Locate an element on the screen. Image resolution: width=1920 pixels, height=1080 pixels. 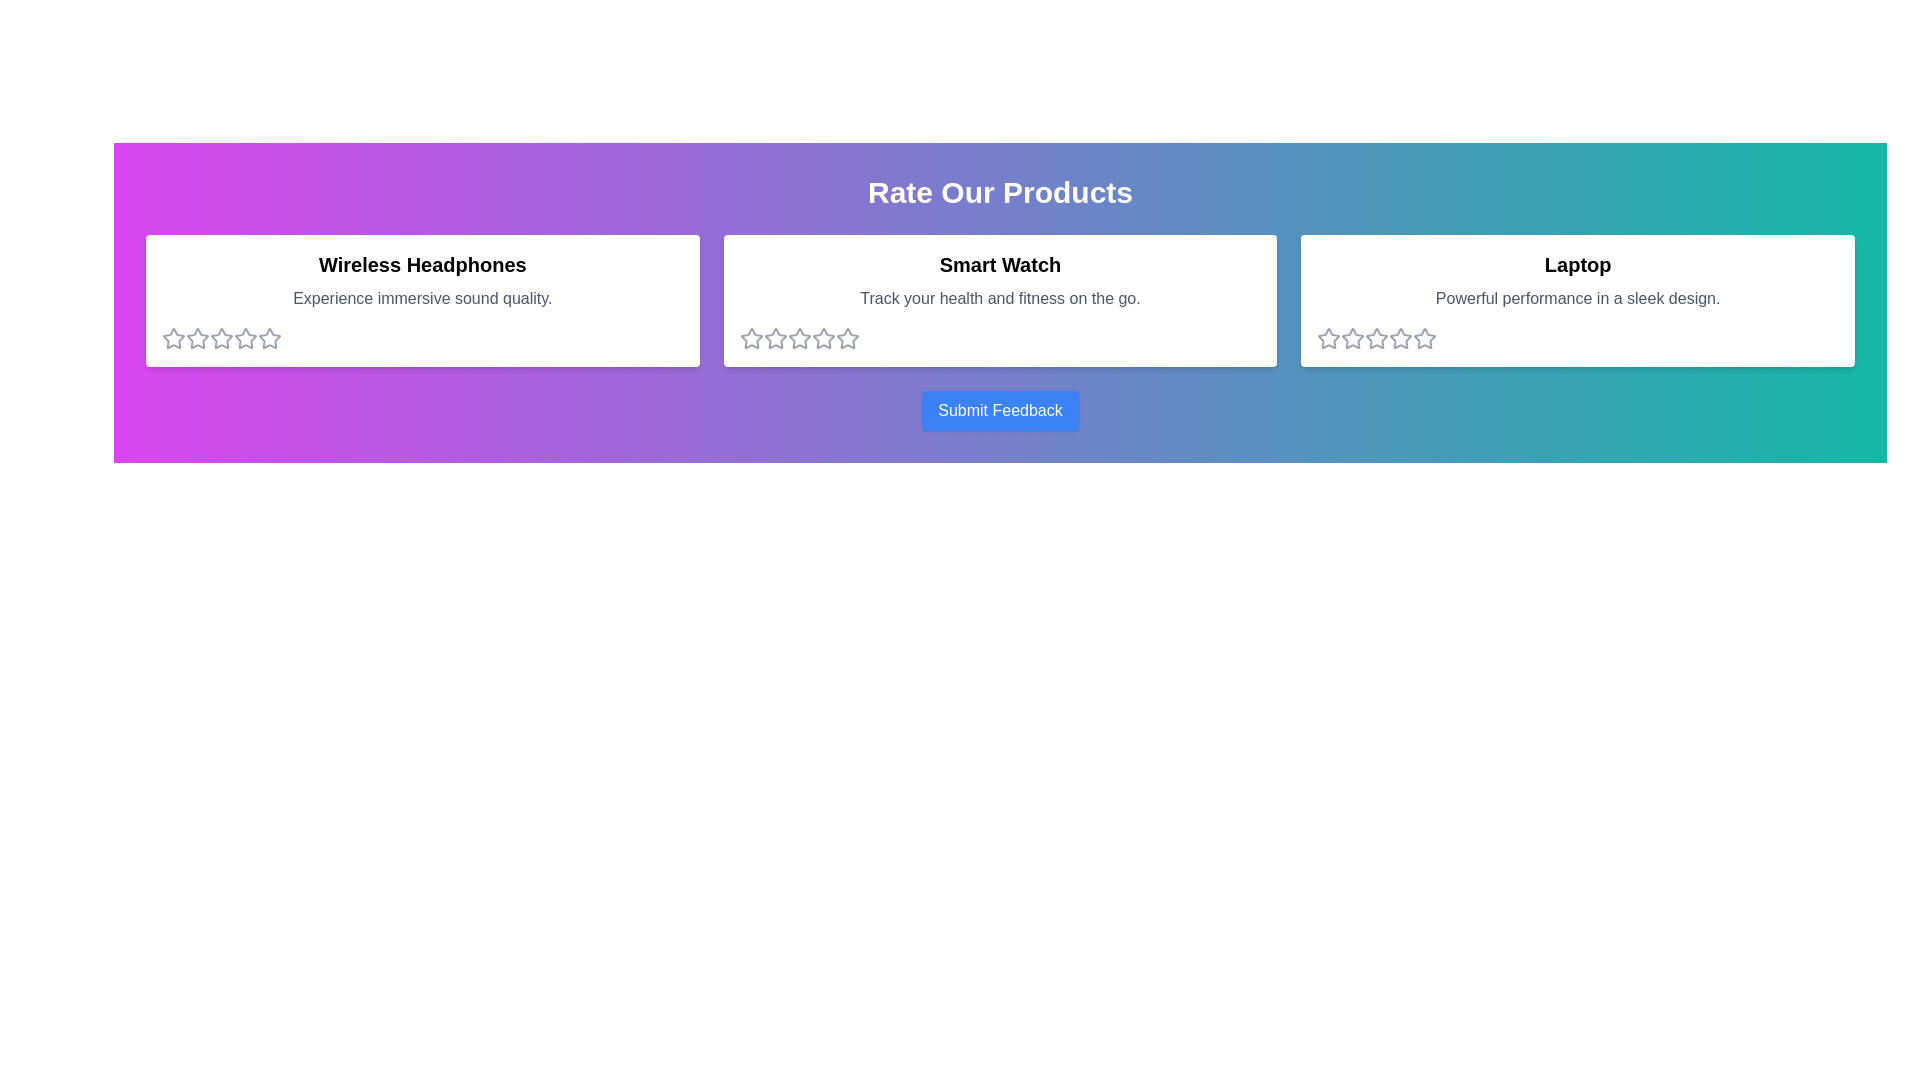
the 2 star for the product Smart Watch to set its rating is located at coordinates (773, 338).